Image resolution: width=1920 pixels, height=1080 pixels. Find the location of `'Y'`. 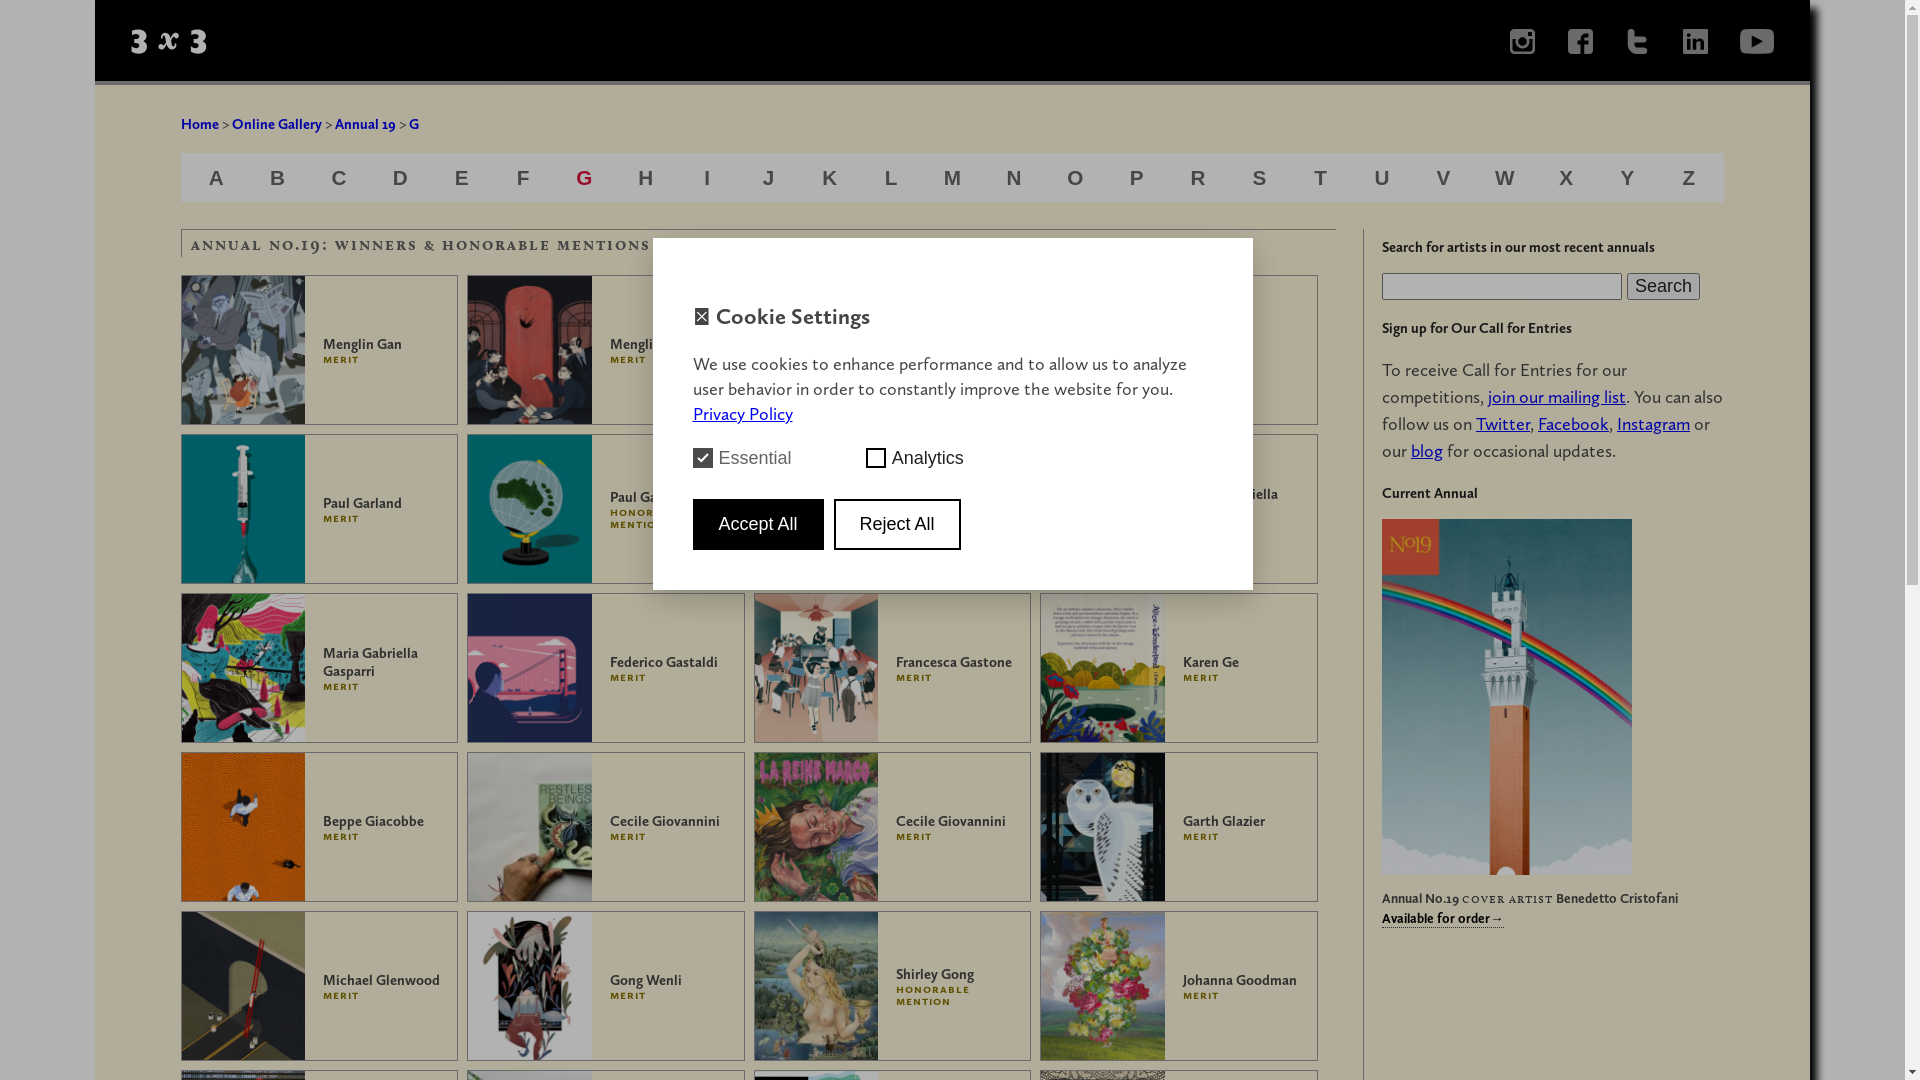

'Y' is located at coordinates (1627, 176).